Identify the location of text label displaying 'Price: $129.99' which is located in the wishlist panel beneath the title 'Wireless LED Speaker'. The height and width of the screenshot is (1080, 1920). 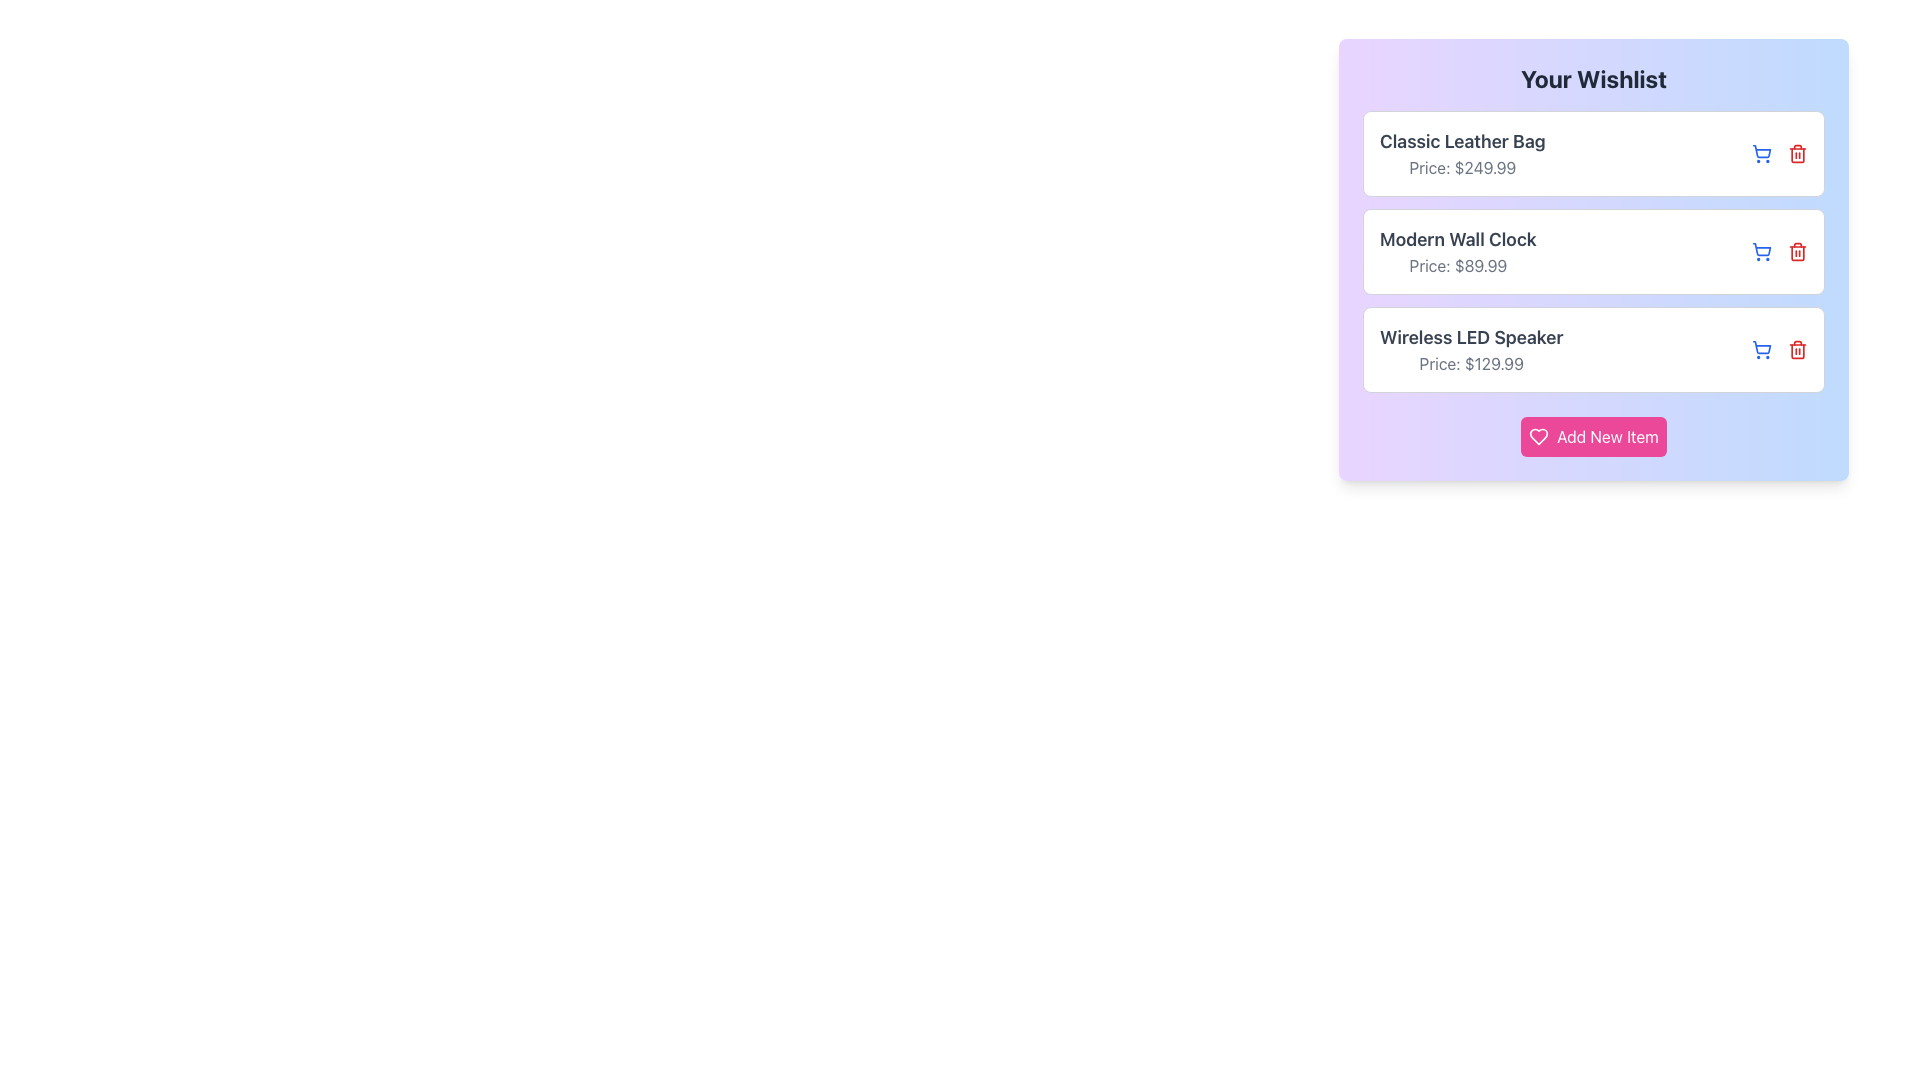
(1471, 363).